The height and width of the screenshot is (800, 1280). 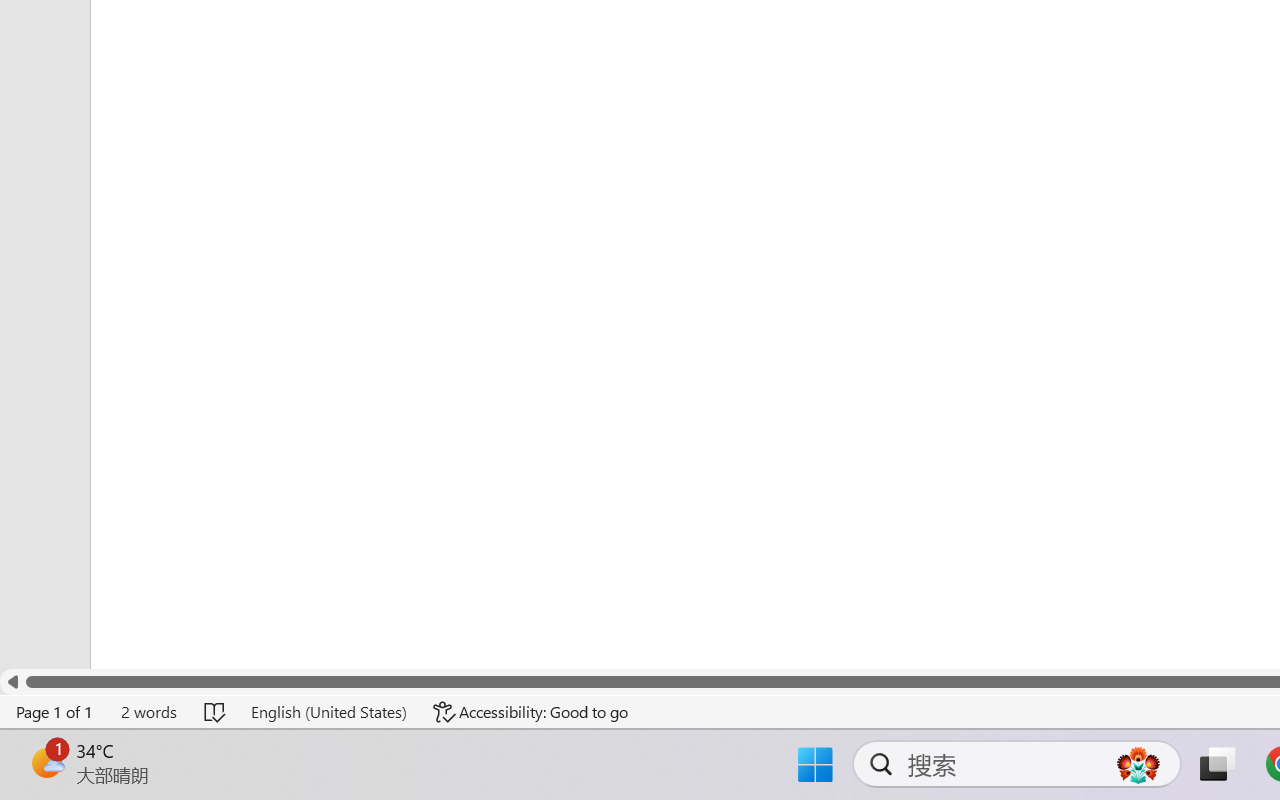 I want to click on 'Accessibility Checker Accessibility: Good to go', so click(x=531, y=711).